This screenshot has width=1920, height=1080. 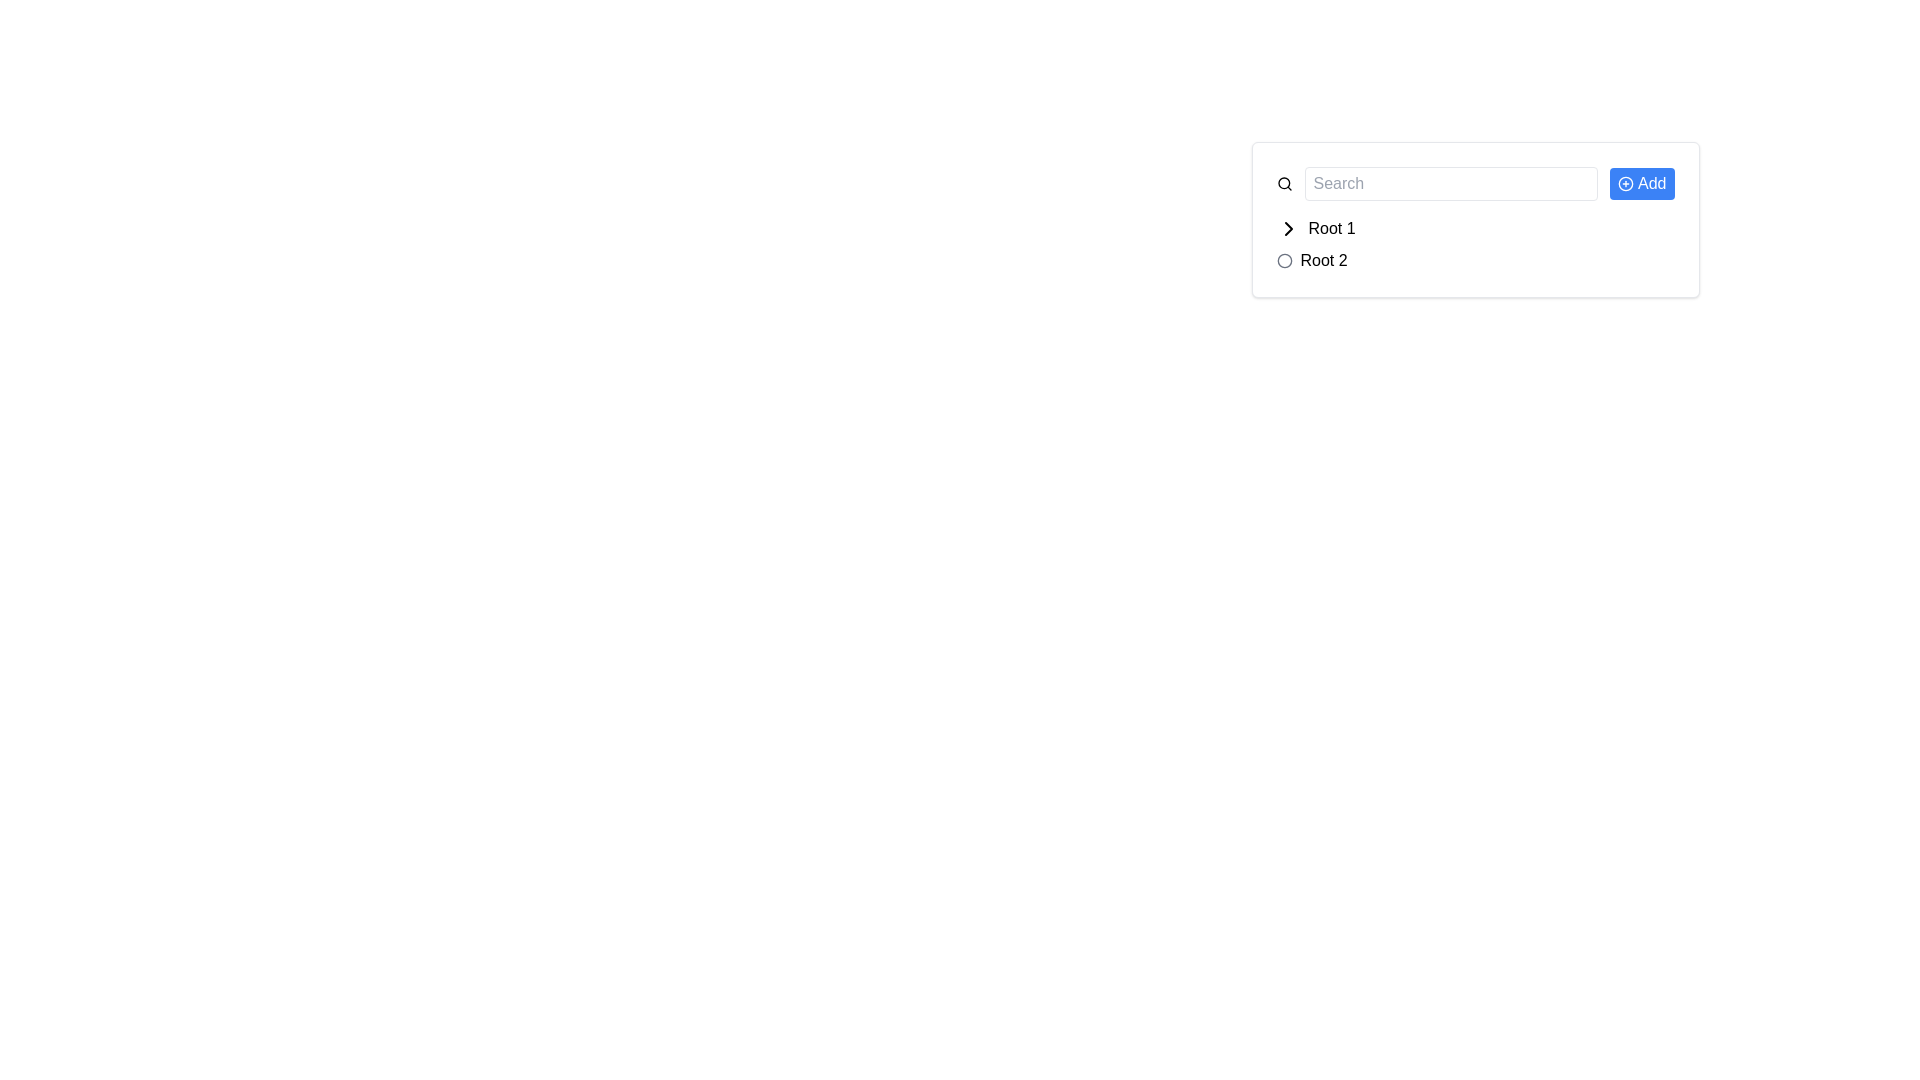 I want to click on the clickable text labeled 'Root 1' for keyboard interaction, so click(x=1332, y=227).